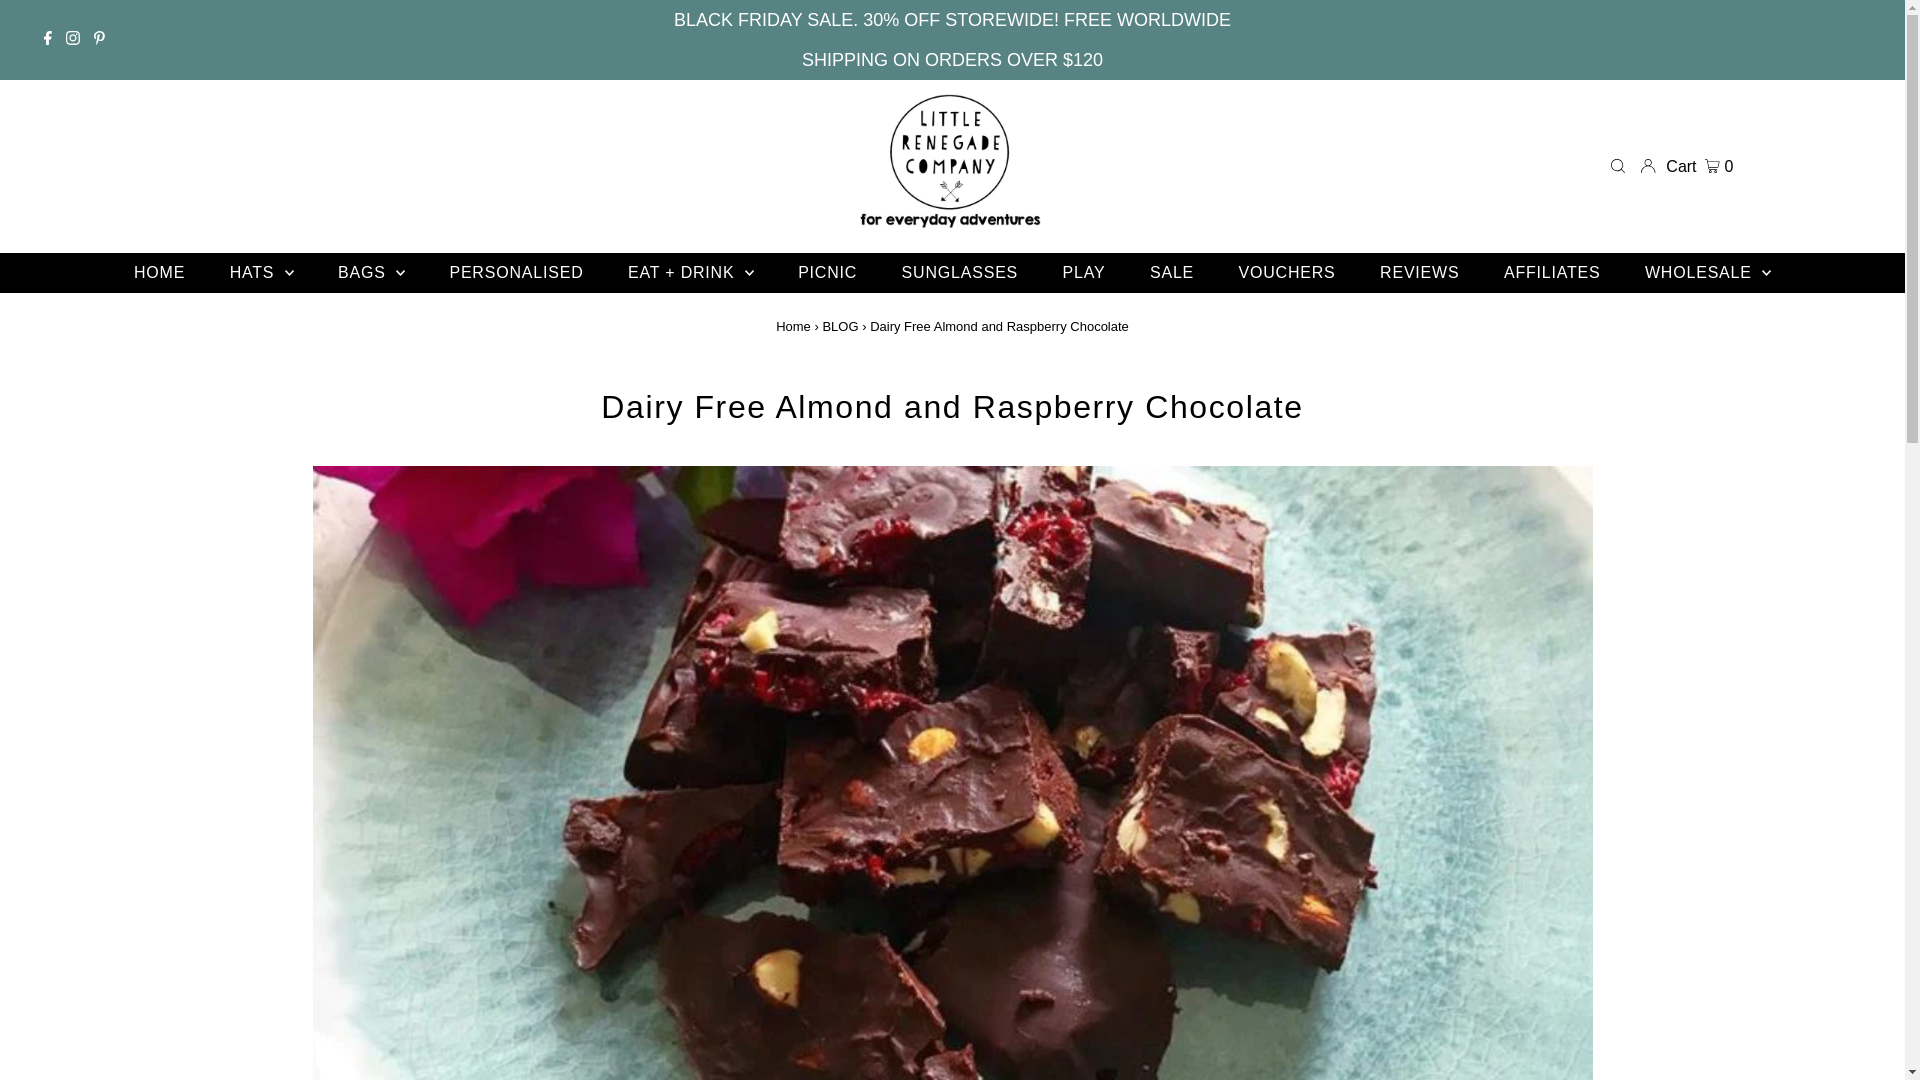  Describe the element at coordinates (1083, 273) in the screenshot. I see `'PLAY'` at that location.